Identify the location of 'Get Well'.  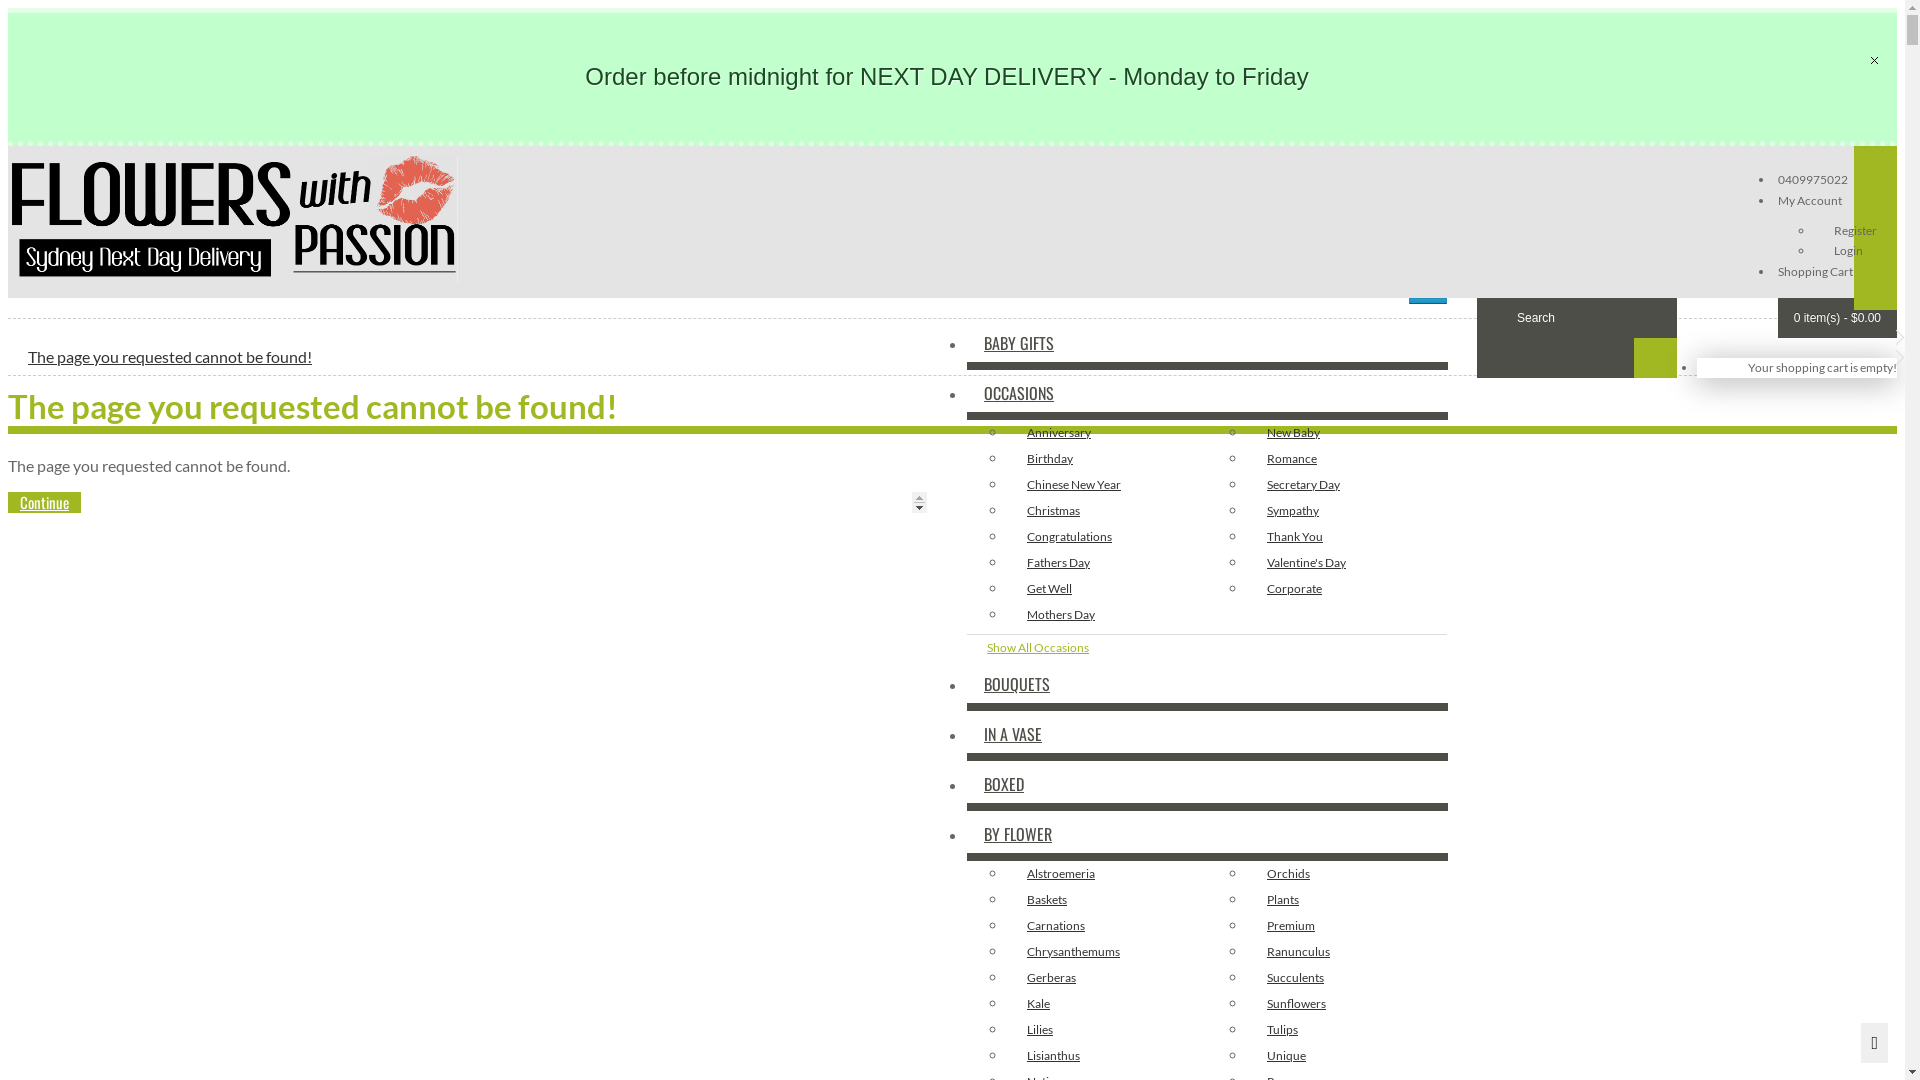
(1106, 588).